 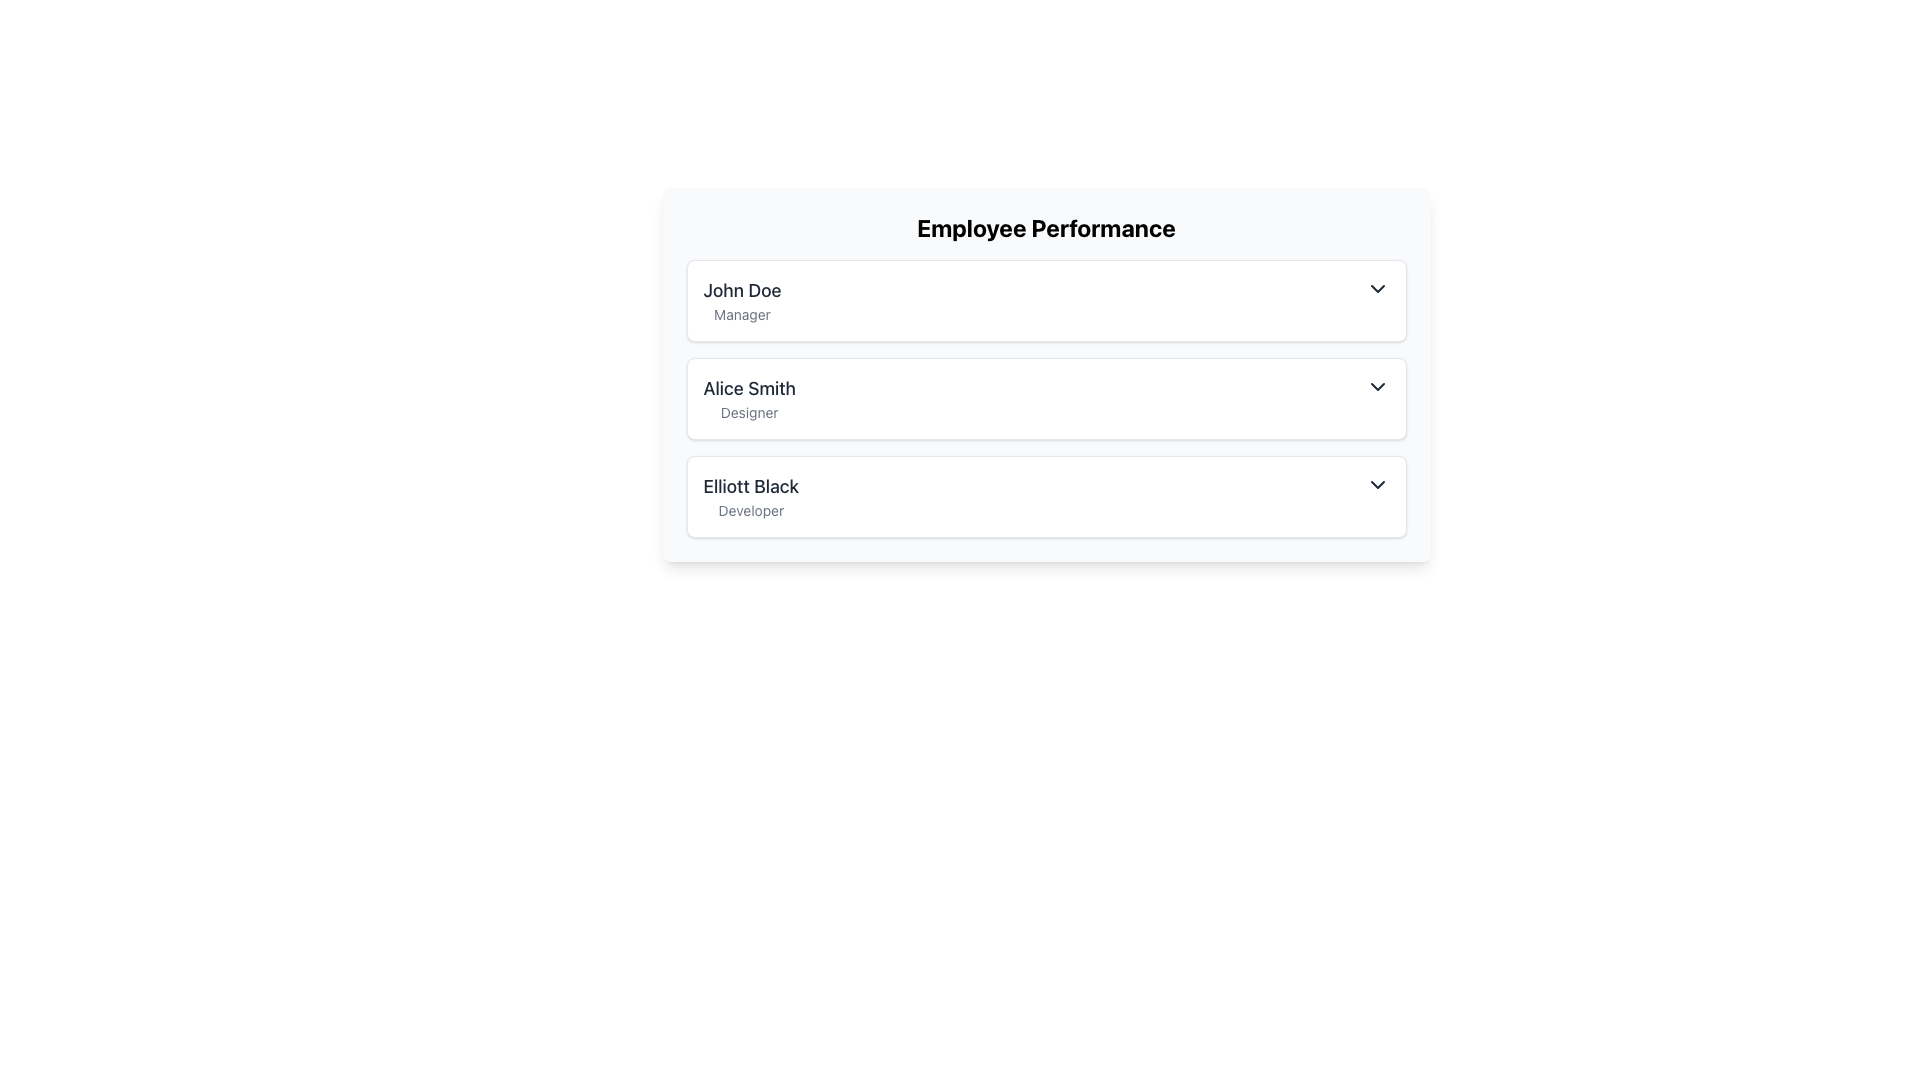 What do you see at coordinates (741, 300) in the screenshot?
I see `the Text Display element containing 'John Doe' and 'Manager', which is the first entry in the vertically-aligned list inside the 'Employee Performance' card` at bounding box center [741, 300].